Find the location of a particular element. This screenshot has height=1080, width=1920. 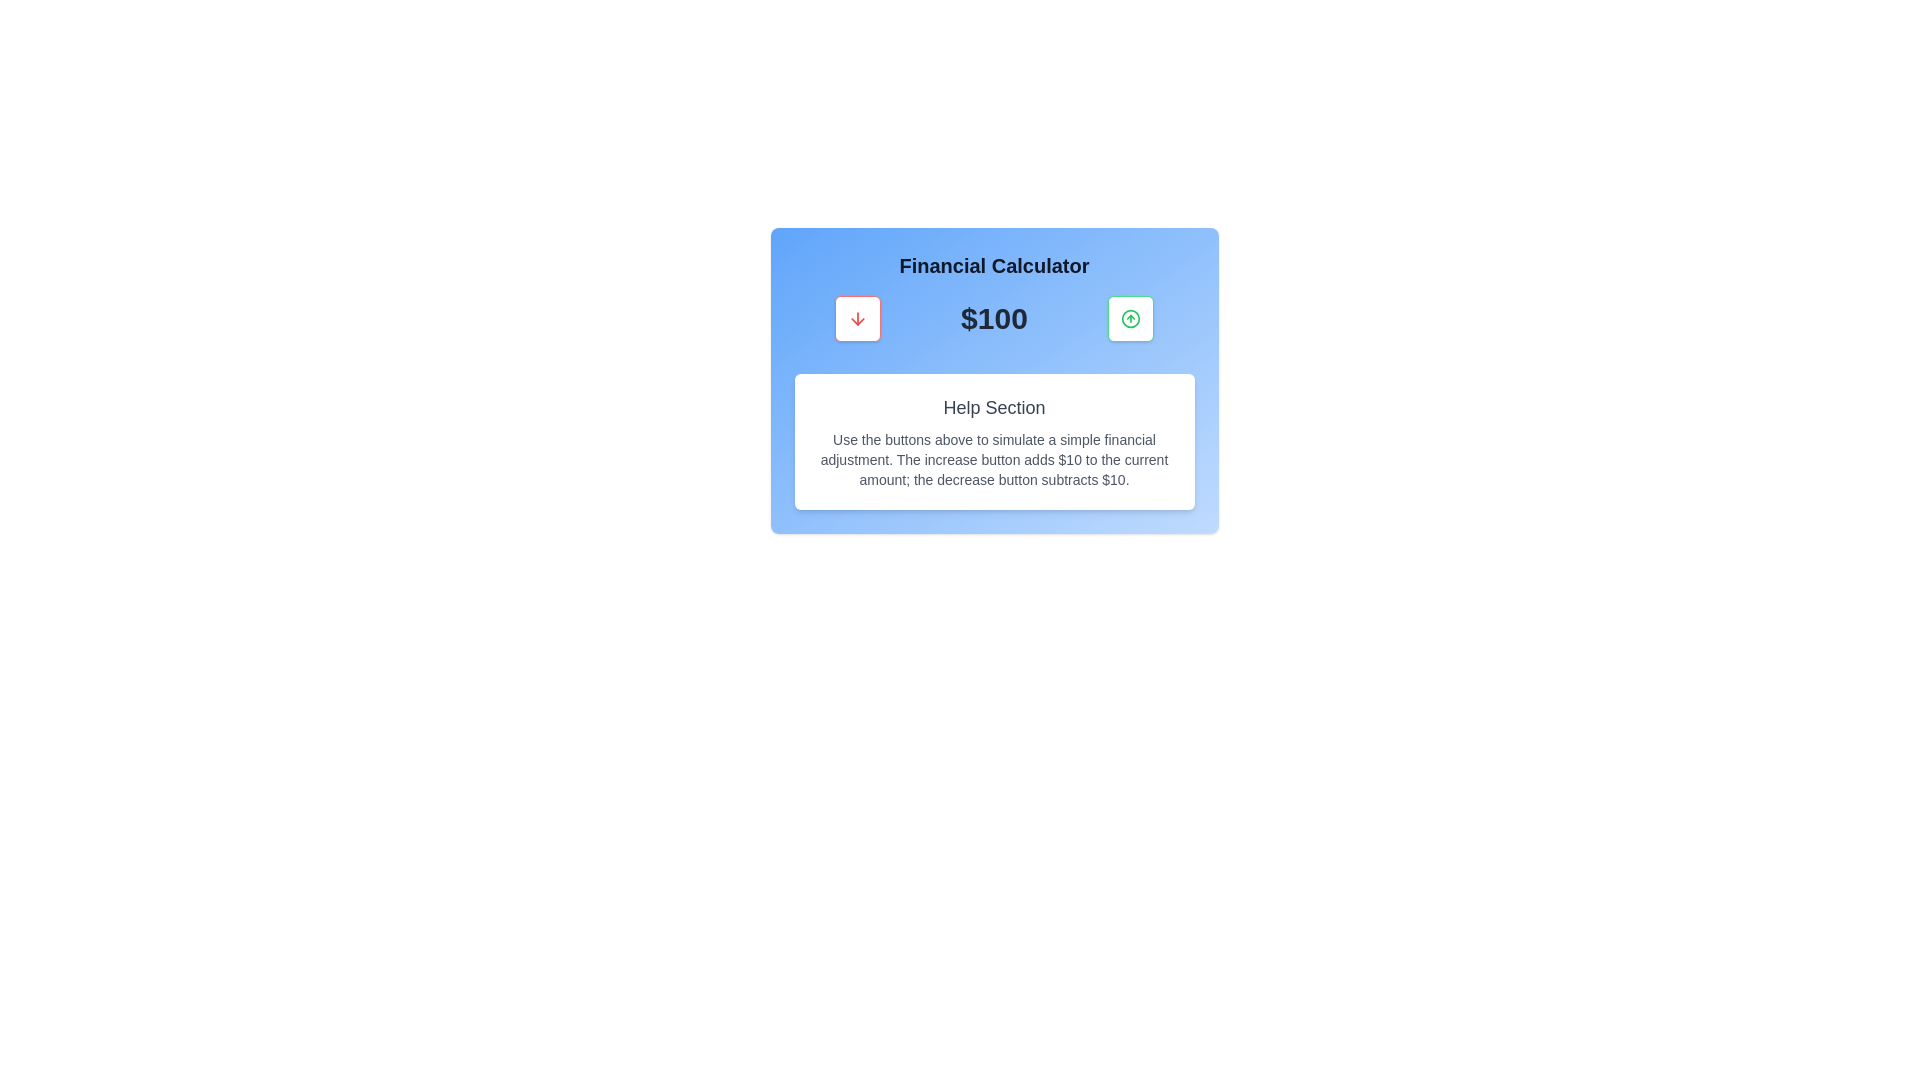

the circular graphic element within the upward-pointing arrow icon located on the right side of the main header panel, positioned below the 'Financial Calculator' header is located at coordinates (1131, 318).